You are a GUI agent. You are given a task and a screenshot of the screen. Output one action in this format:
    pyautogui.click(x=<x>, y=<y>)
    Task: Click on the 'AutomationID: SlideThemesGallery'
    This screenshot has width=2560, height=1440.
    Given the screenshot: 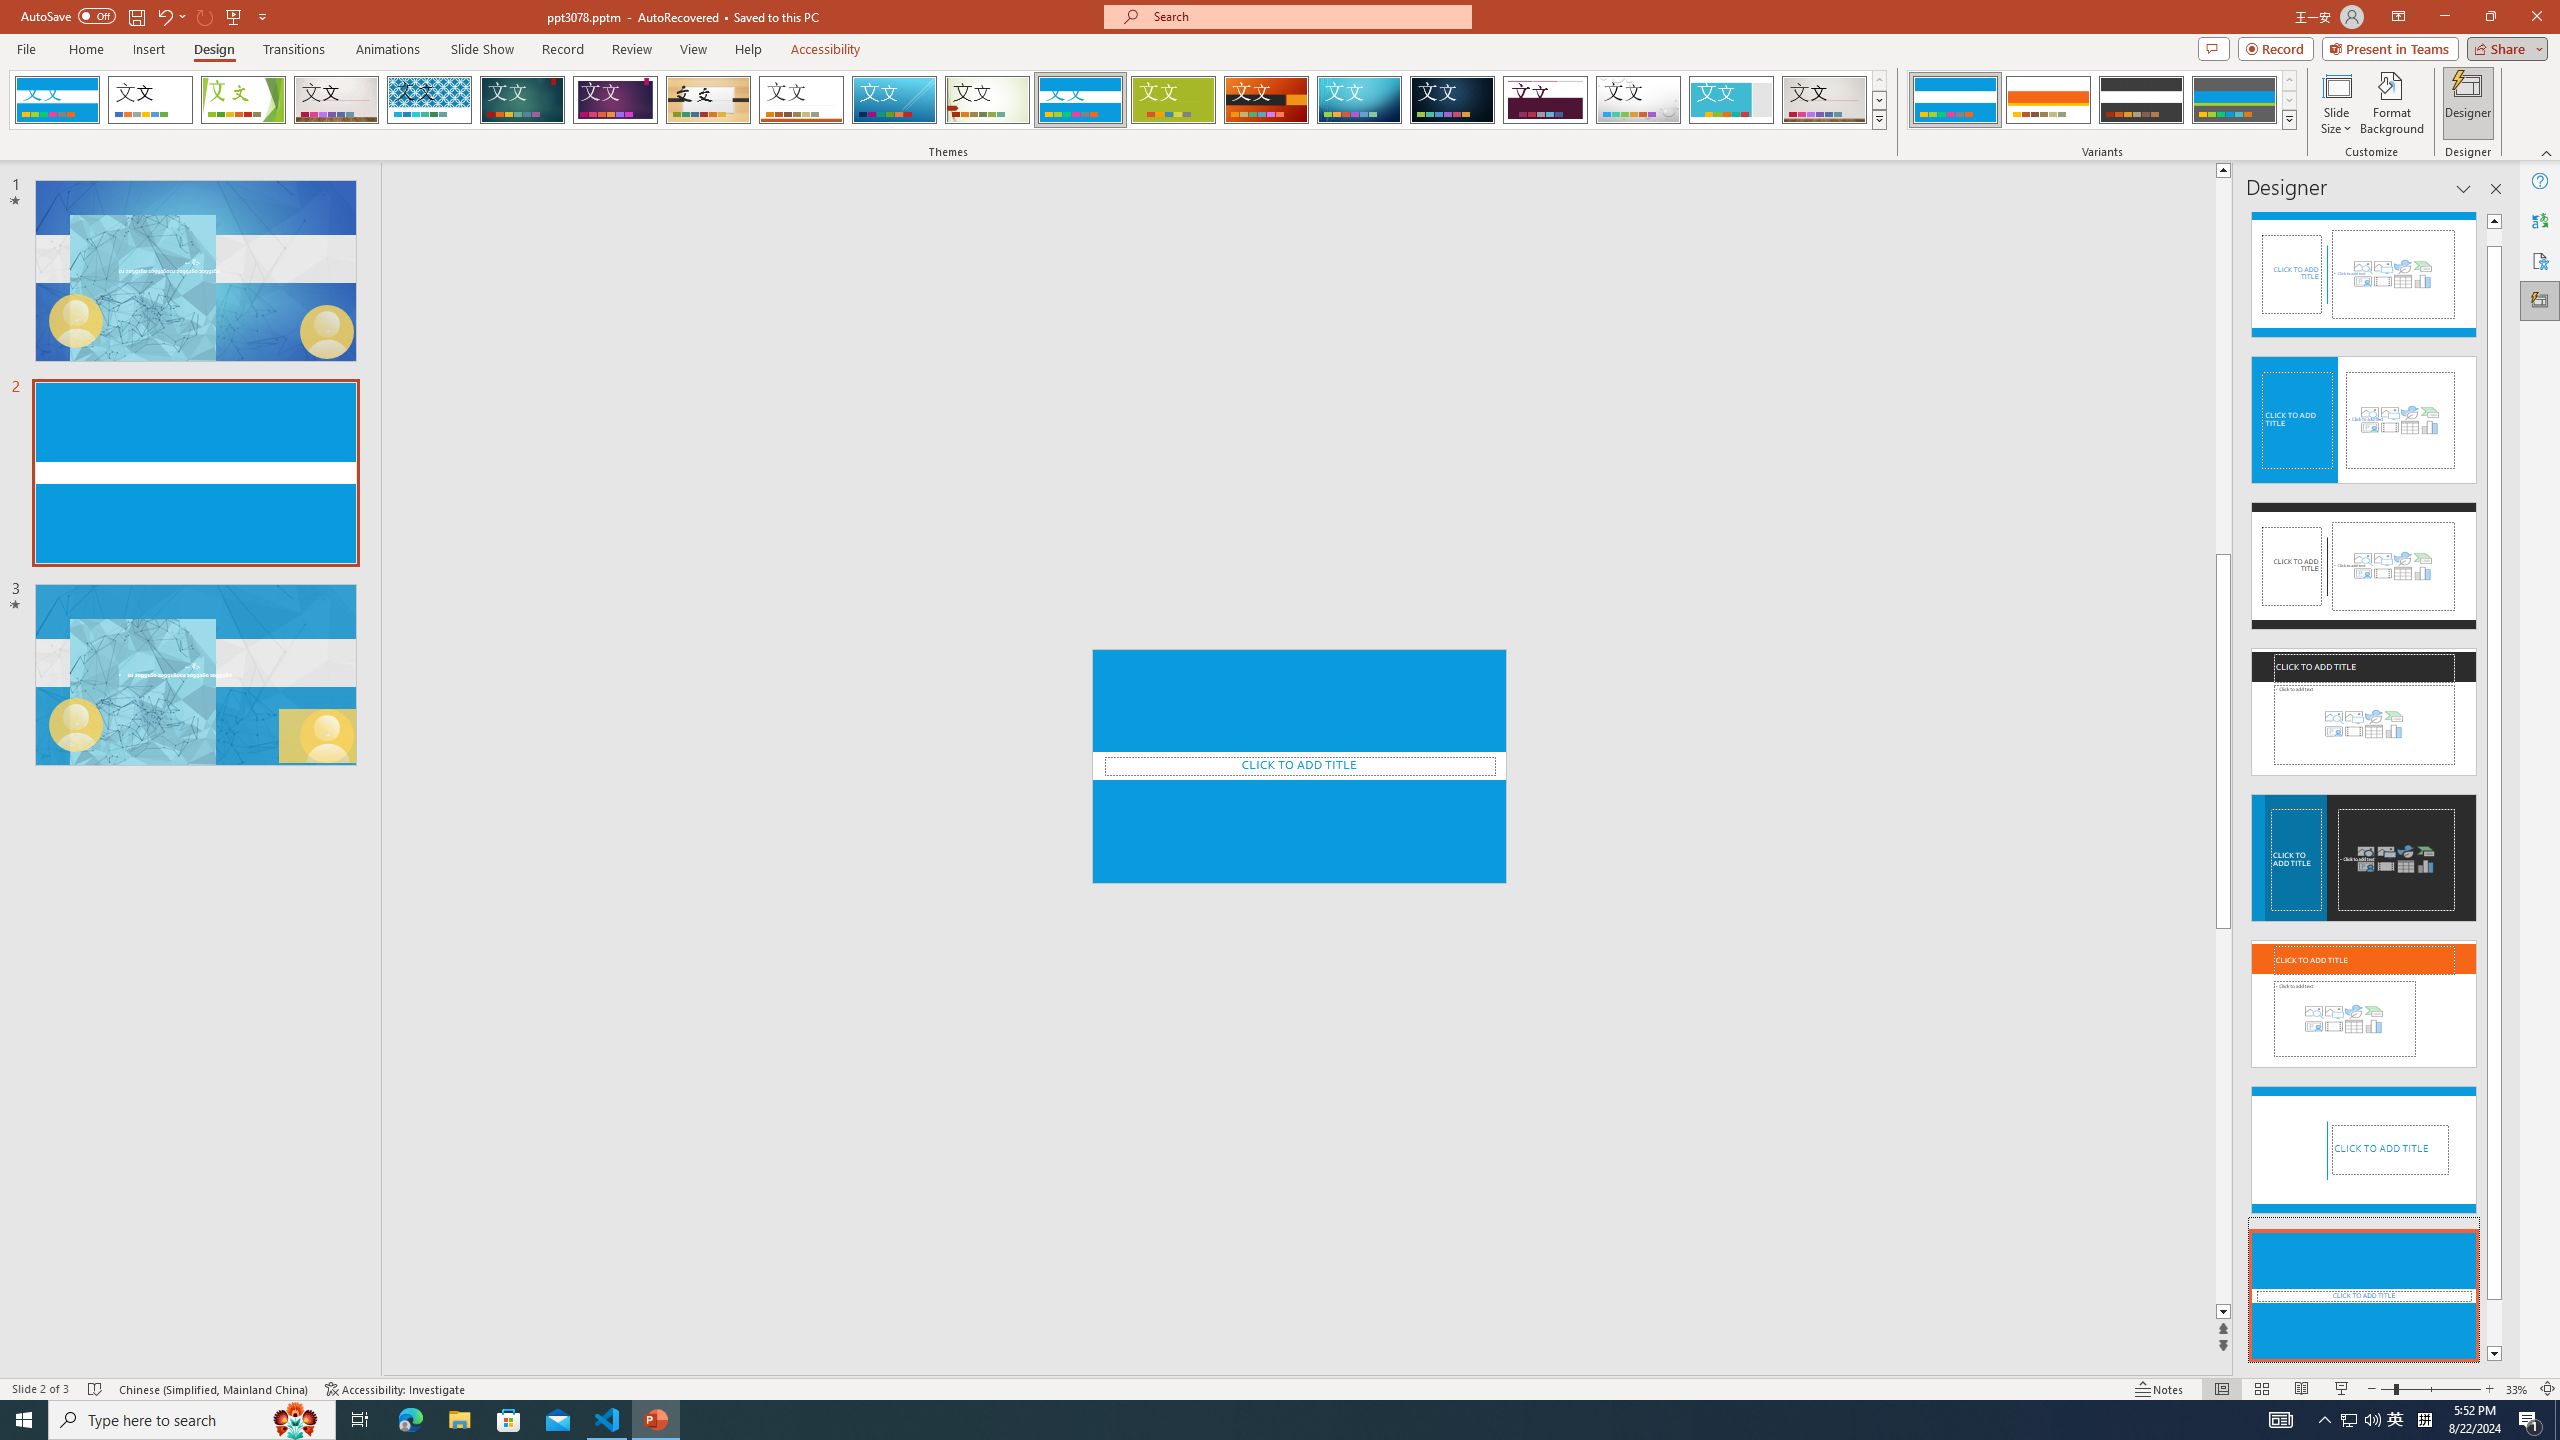 What is the action you would take?
    pyautogui.click(x=947, y=99)
    